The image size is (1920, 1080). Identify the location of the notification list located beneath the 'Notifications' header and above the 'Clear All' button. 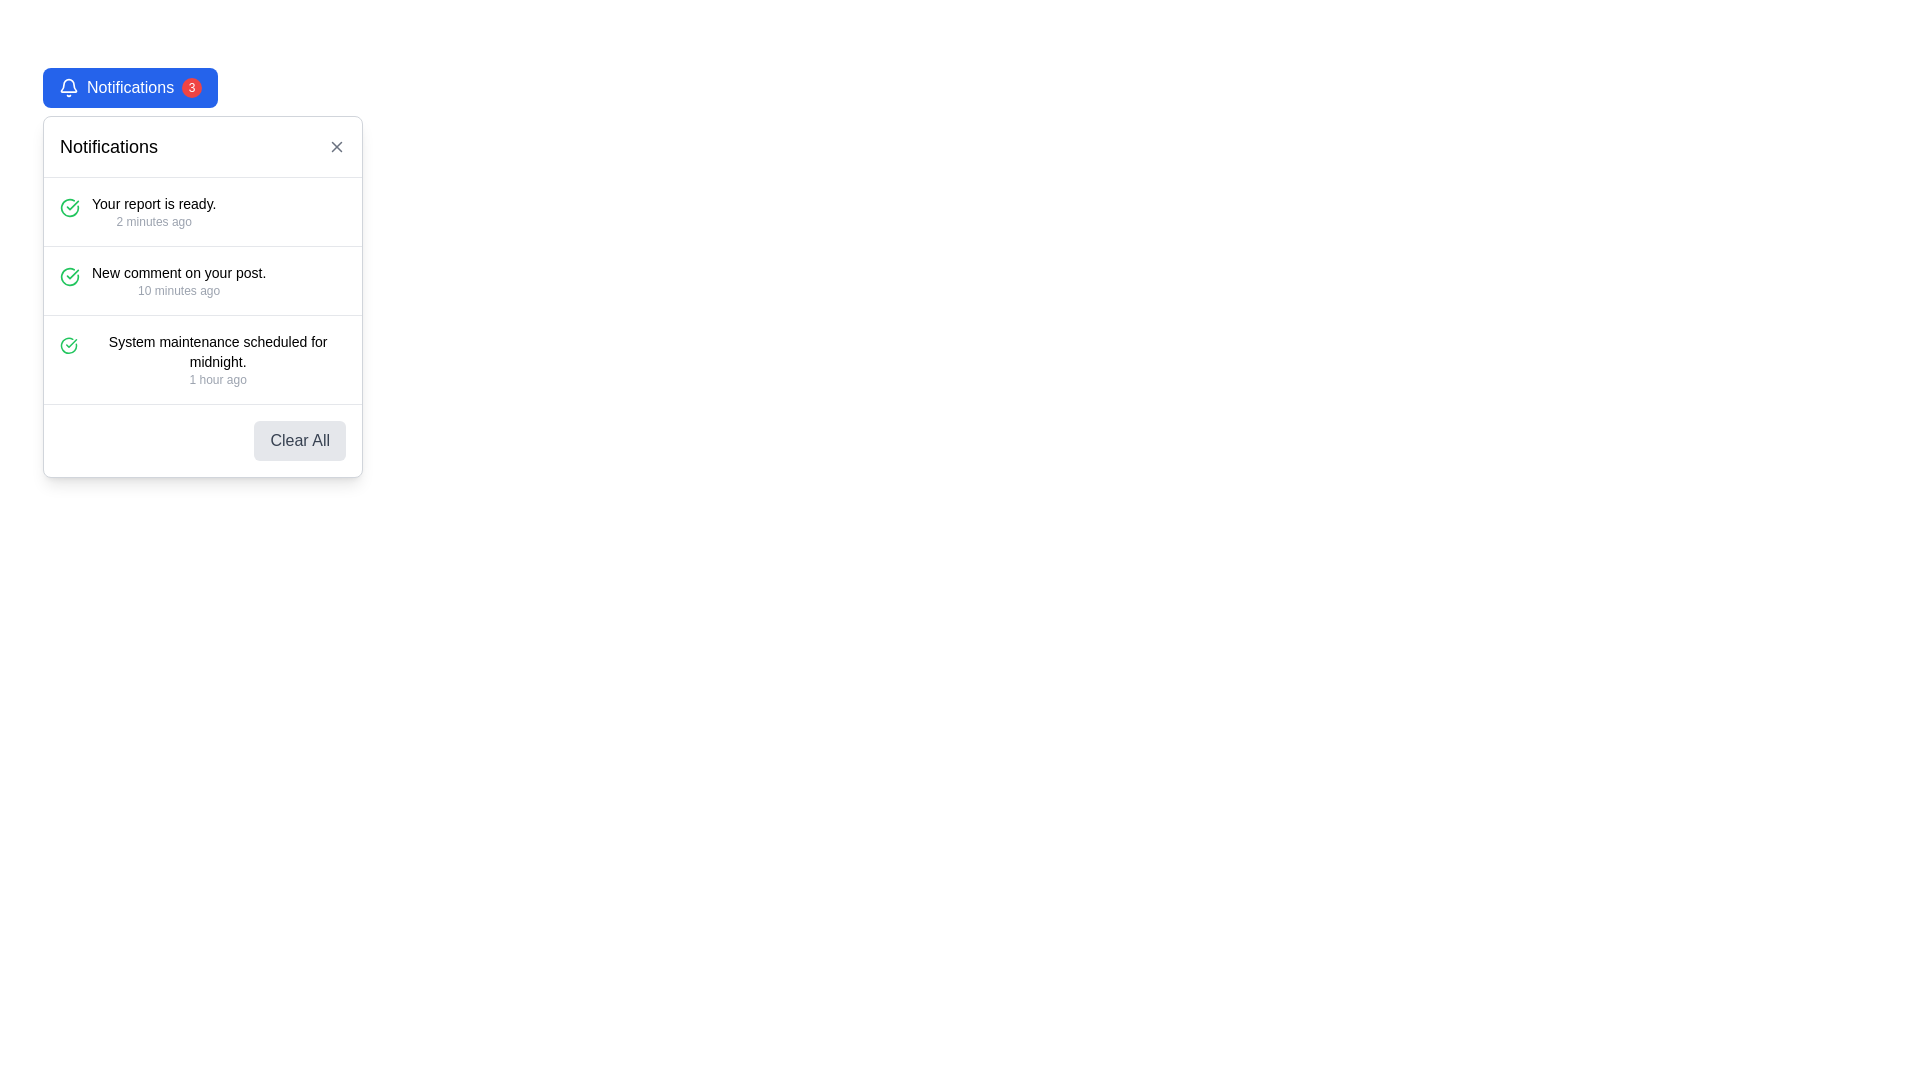
(202, 290).